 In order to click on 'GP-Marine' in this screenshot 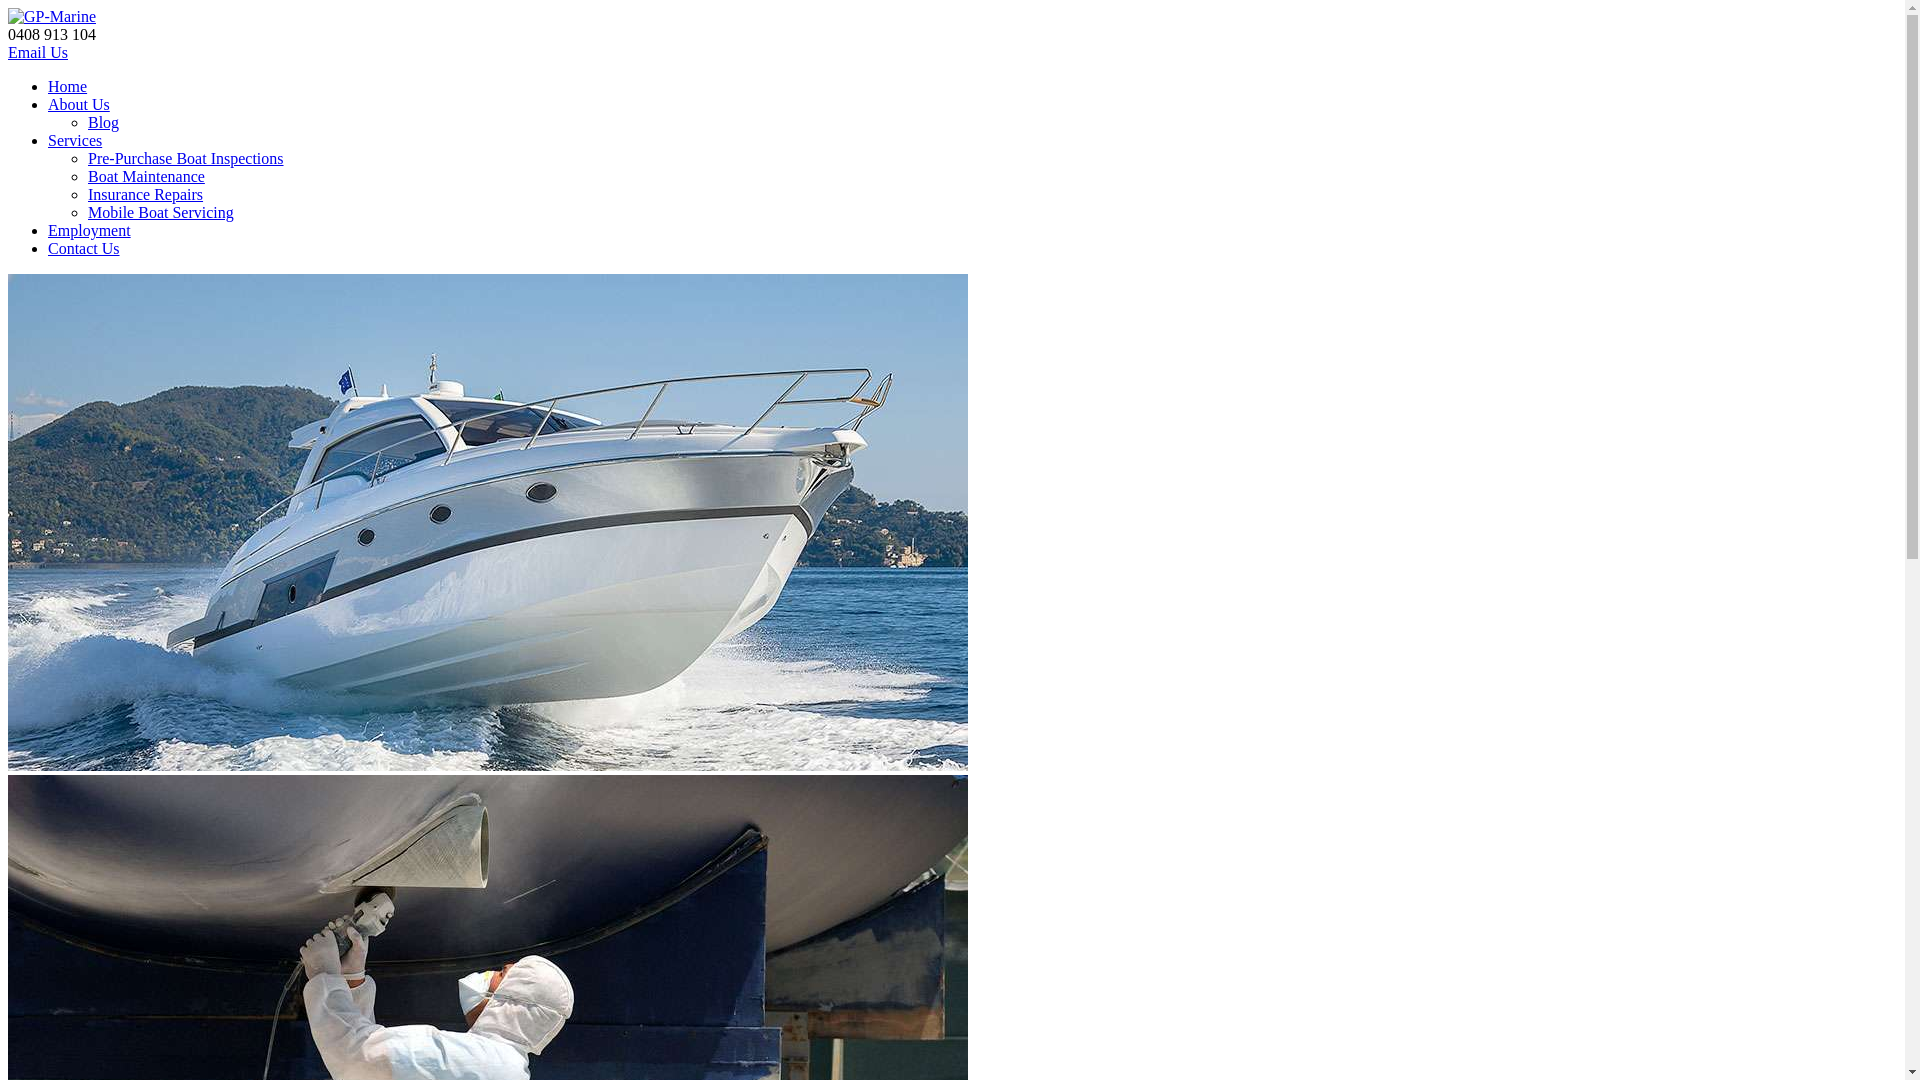, I will do `click(52, 16)`.